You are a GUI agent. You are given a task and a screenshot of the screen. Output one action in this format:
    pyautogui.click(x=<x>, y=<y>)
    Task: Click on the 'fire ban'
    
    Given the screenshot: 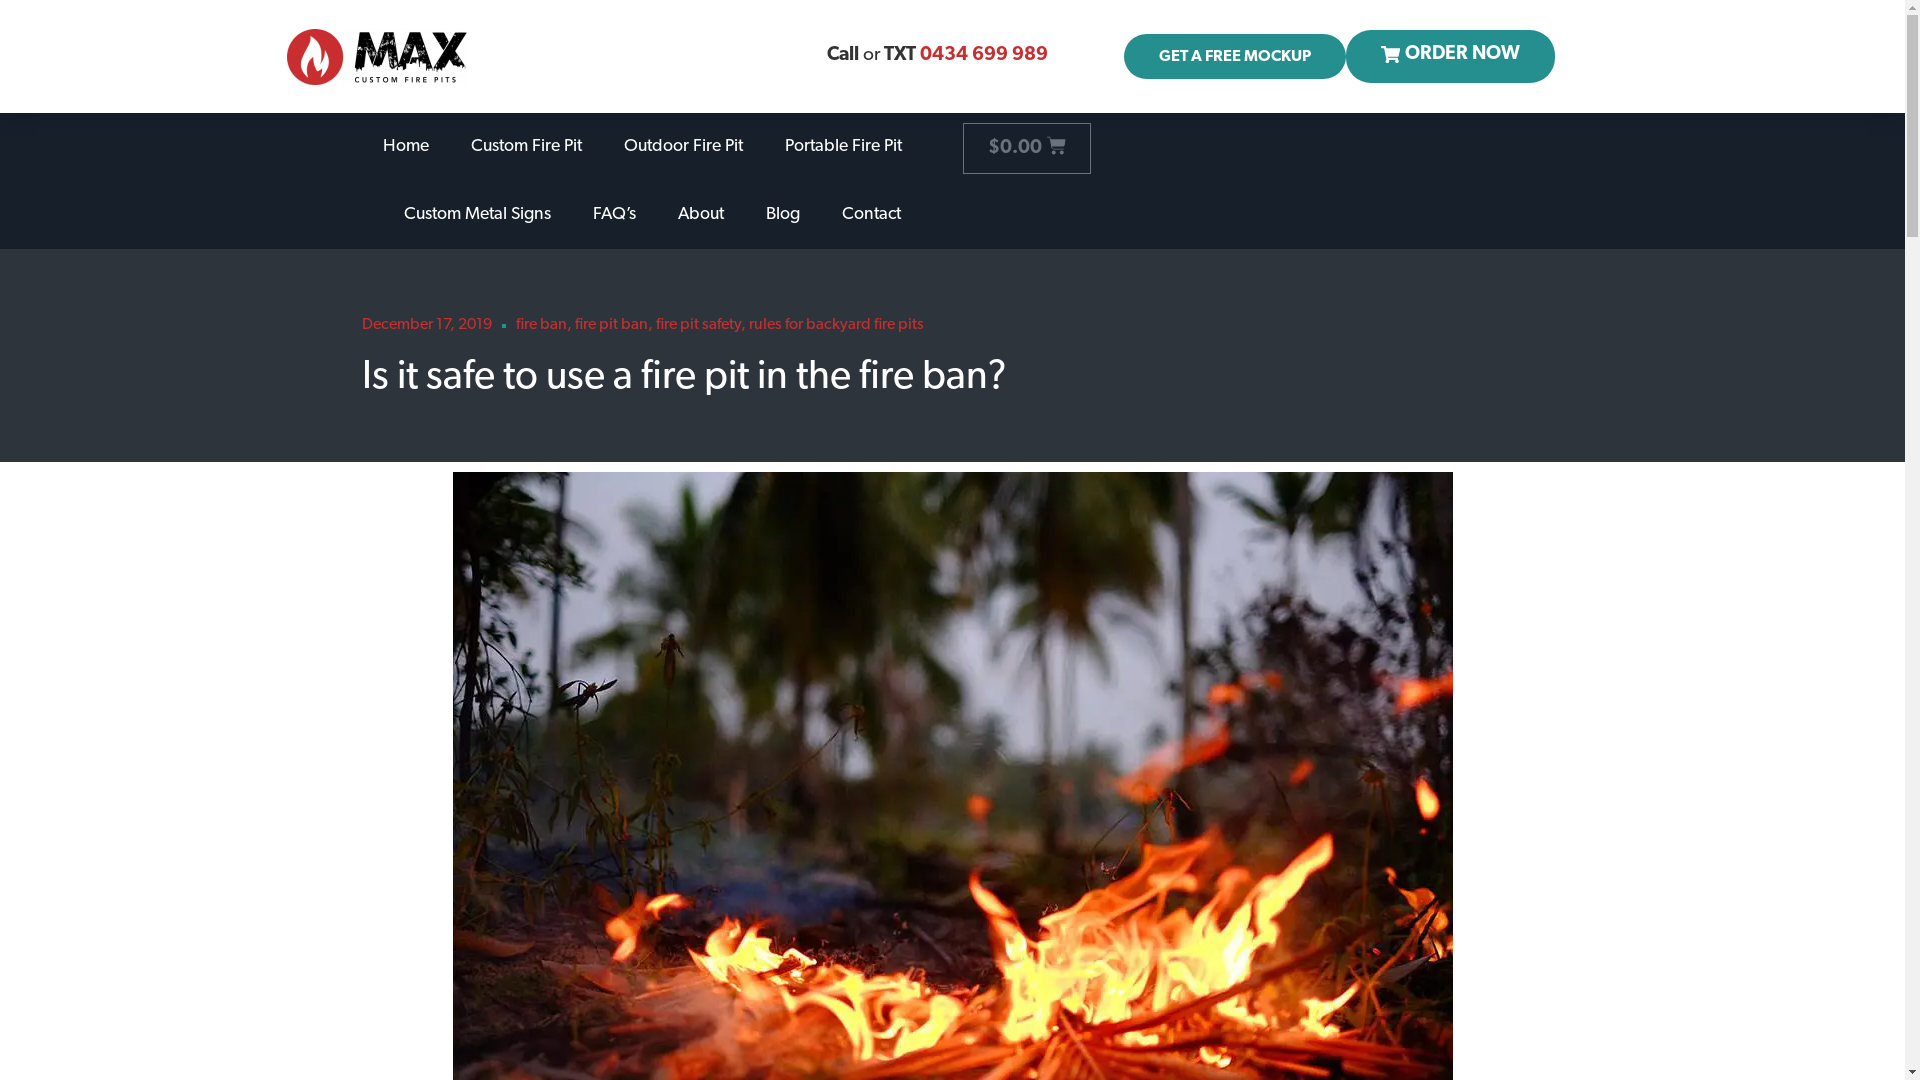 What is the action you would take?
    pyautogui.click(x=541, y=323)
    